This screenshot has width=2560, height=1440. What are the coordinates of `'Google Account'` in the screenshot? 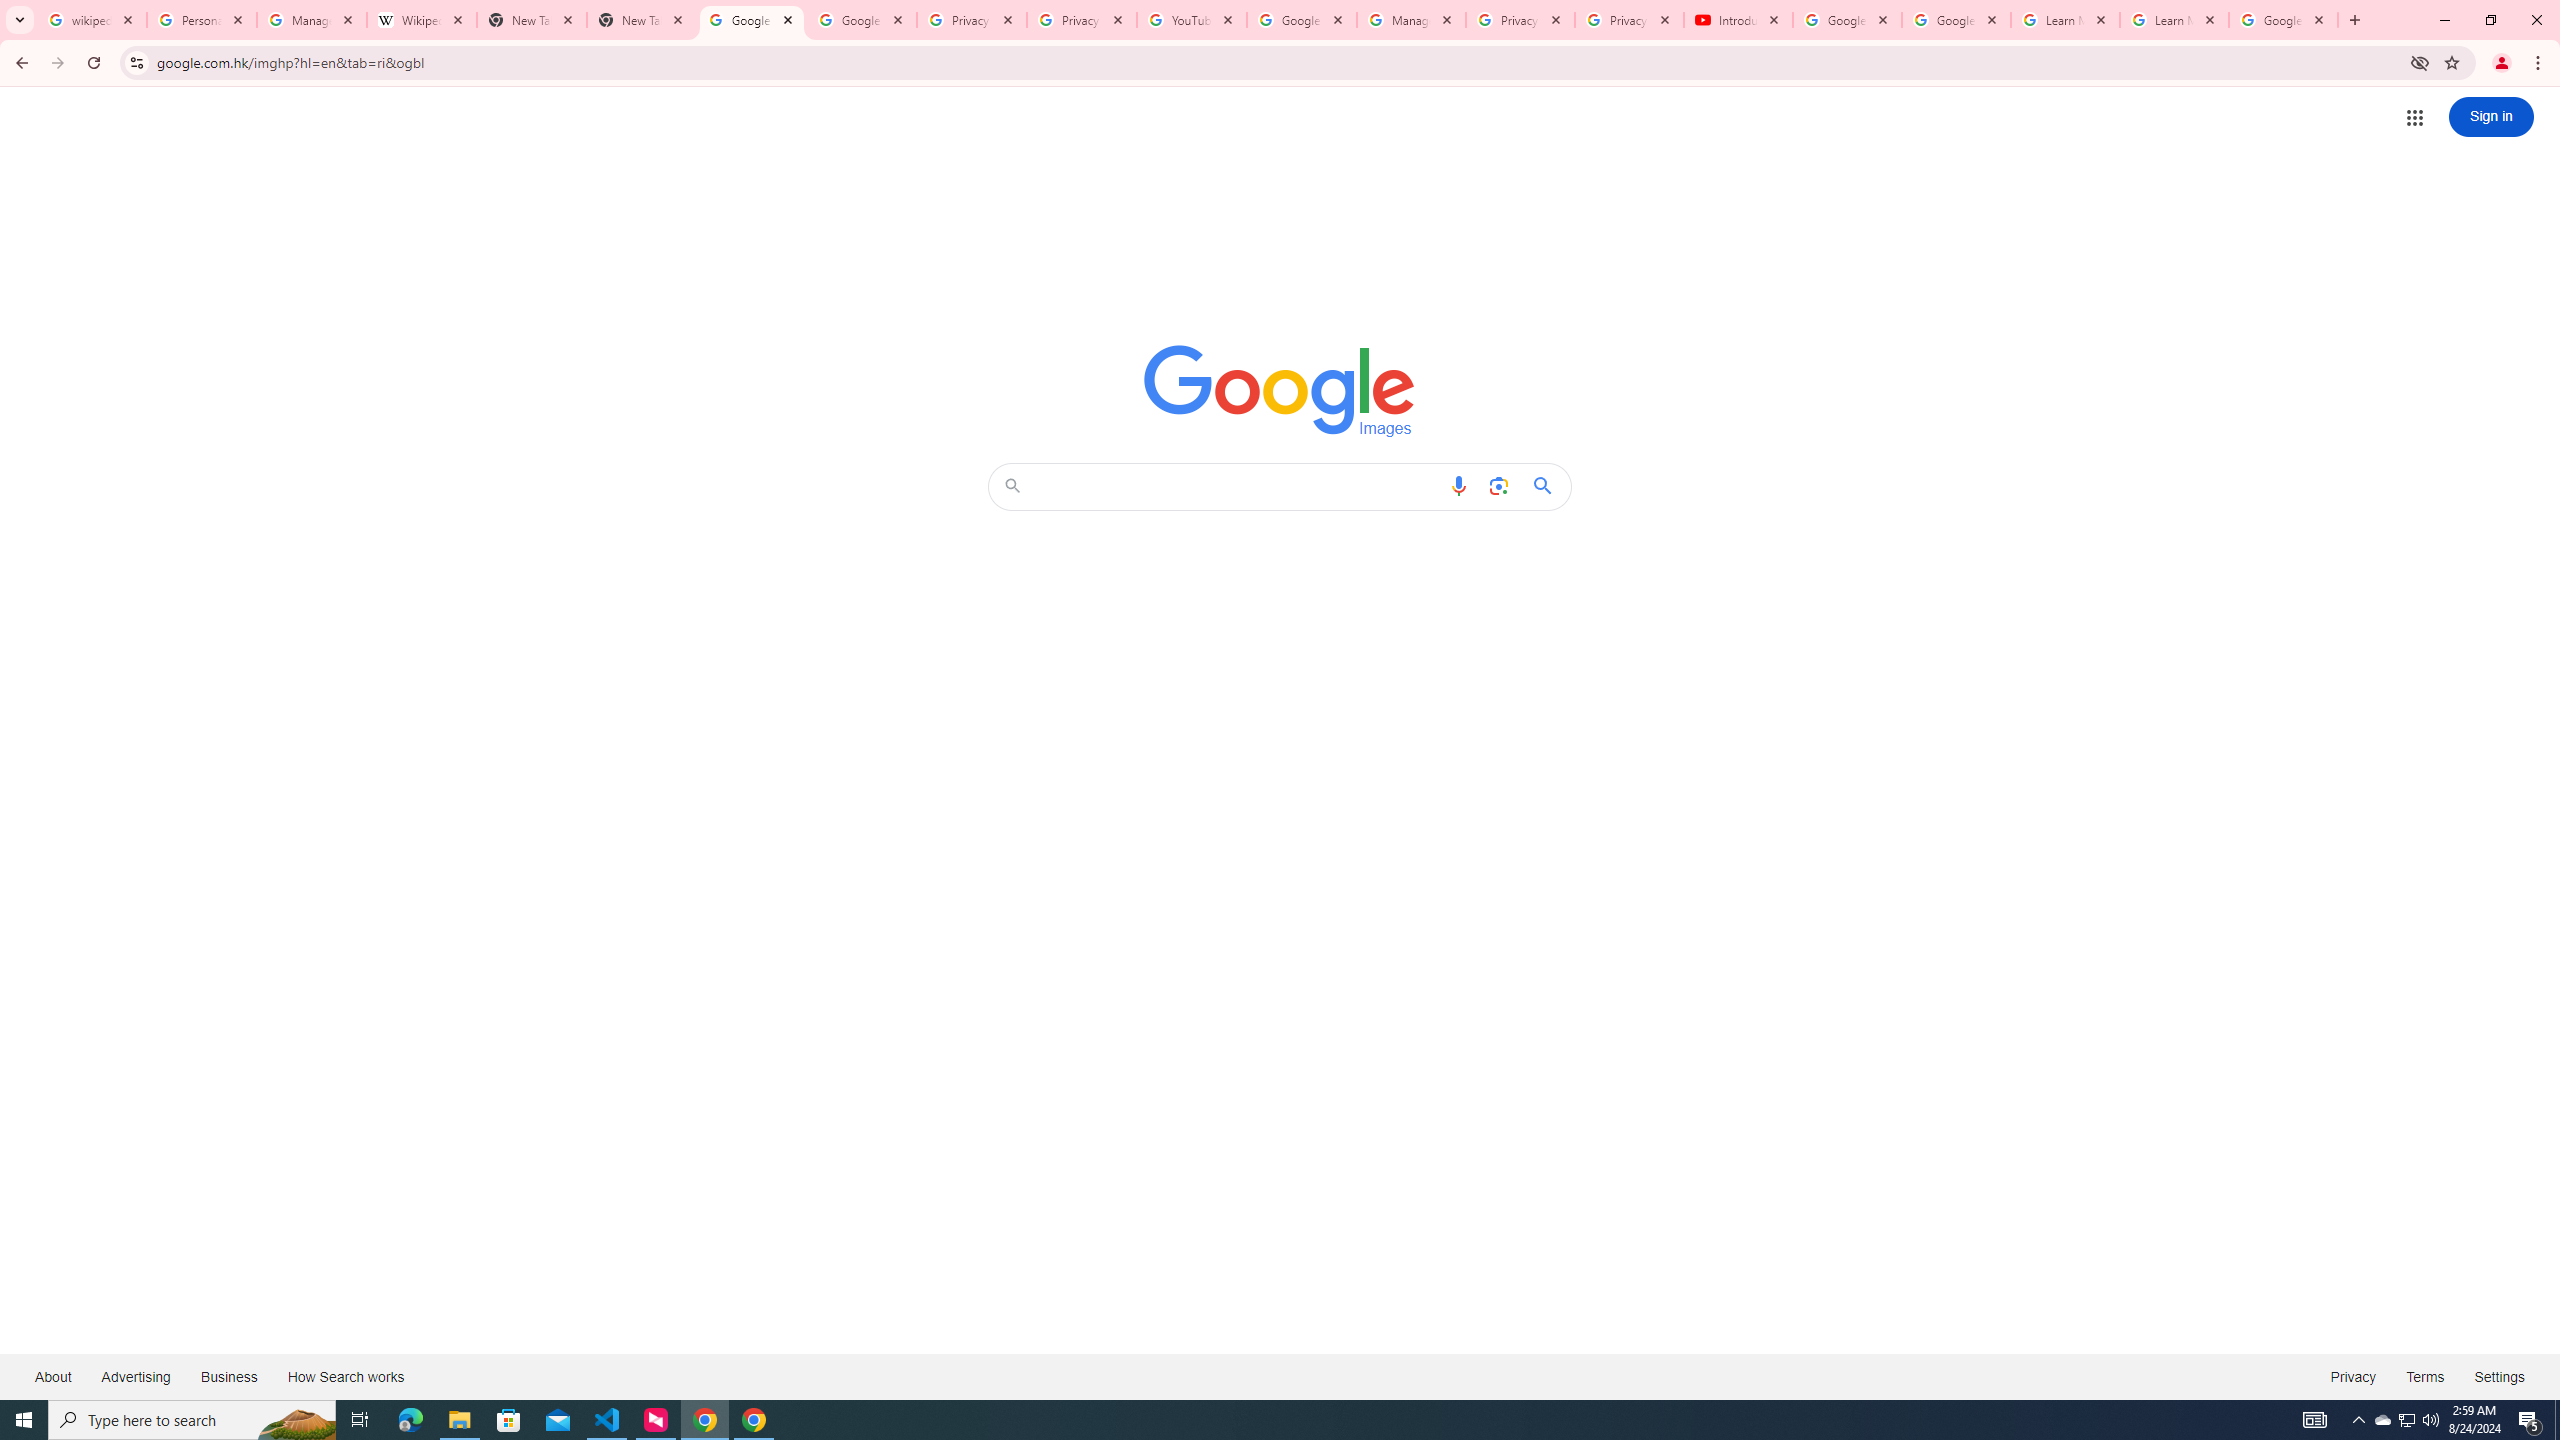 It's located at (2282, 19).